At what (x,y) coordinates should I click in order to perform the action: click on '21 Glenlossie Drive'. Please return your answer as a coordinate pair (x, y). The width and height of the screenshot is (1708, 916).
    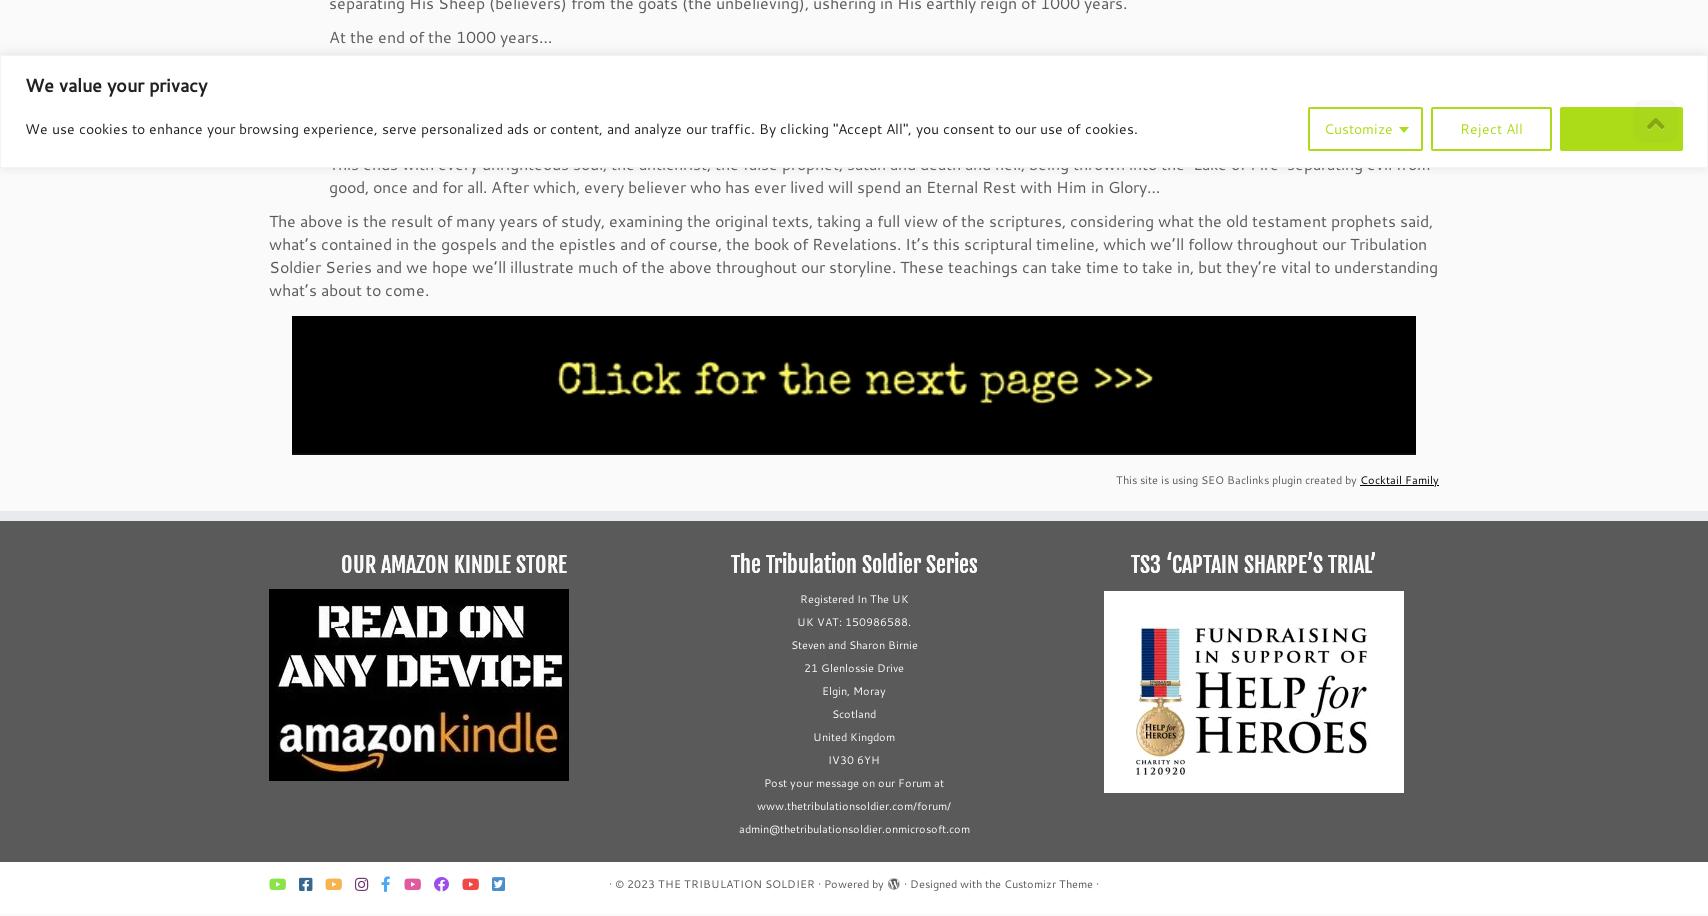
    Looking at the image, I should click on (854, 668).